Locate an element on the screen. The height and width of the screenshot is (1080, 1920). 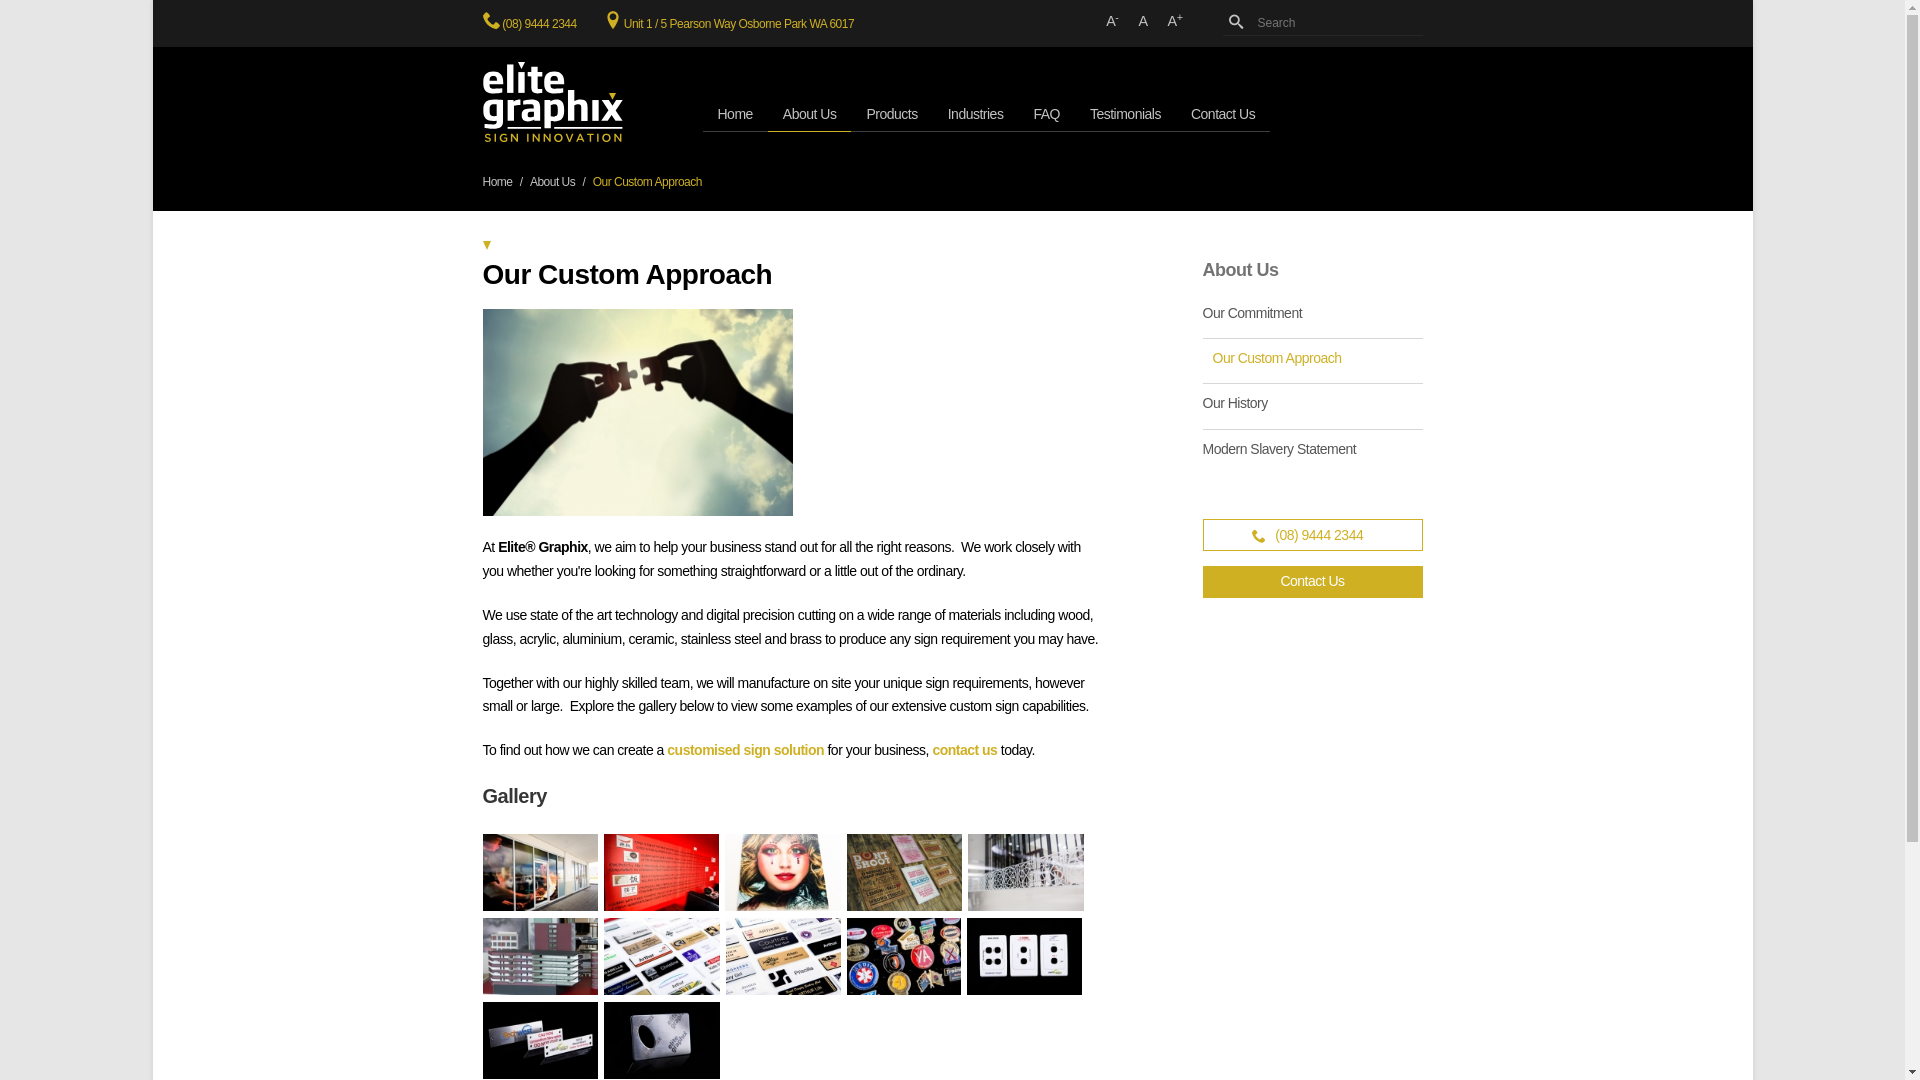
'Contact Us' is located at coordinates (1222, 114).